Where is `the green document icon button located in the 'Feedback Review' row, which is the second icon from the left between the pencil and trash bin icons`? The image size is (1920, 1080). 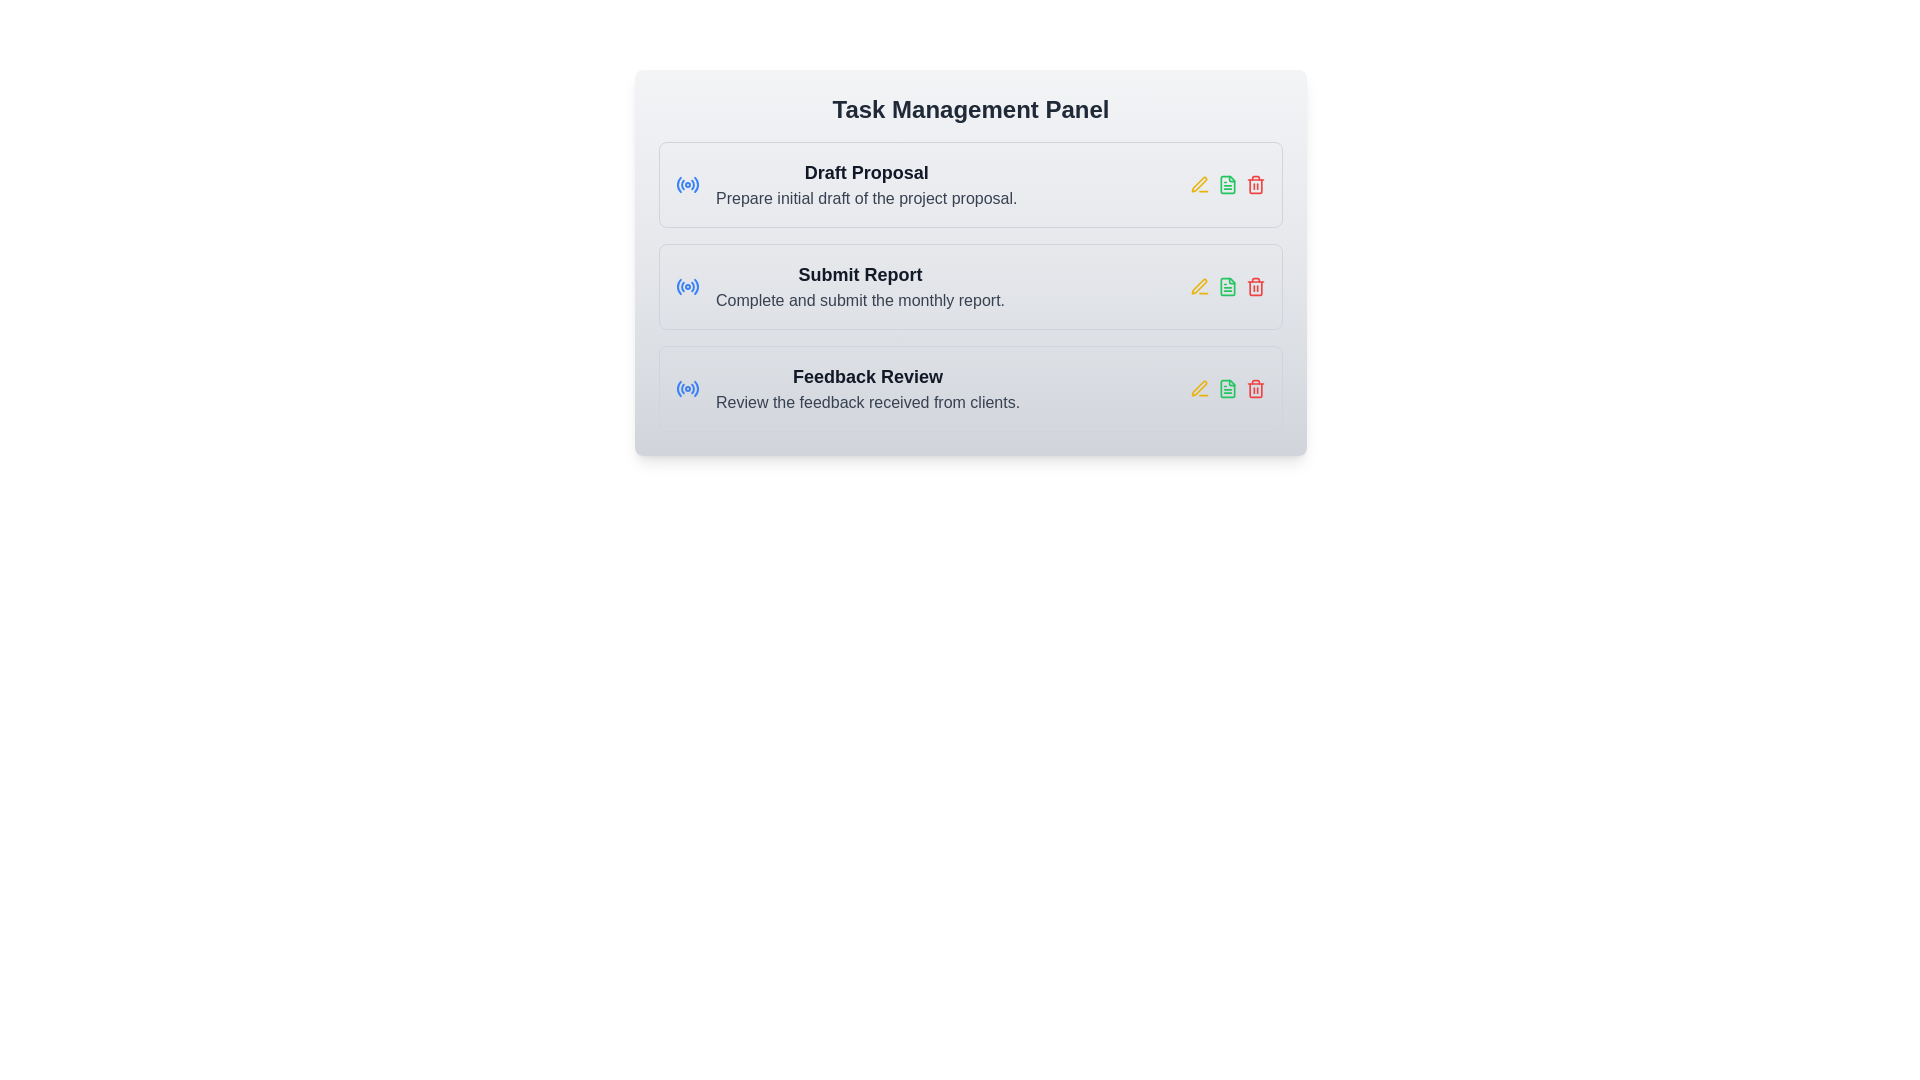 the green document icon button located in the 'Feedback Review' row, which is the second icon from the left between the pencil and trash bin icons is located at coordinates (1227, 389).